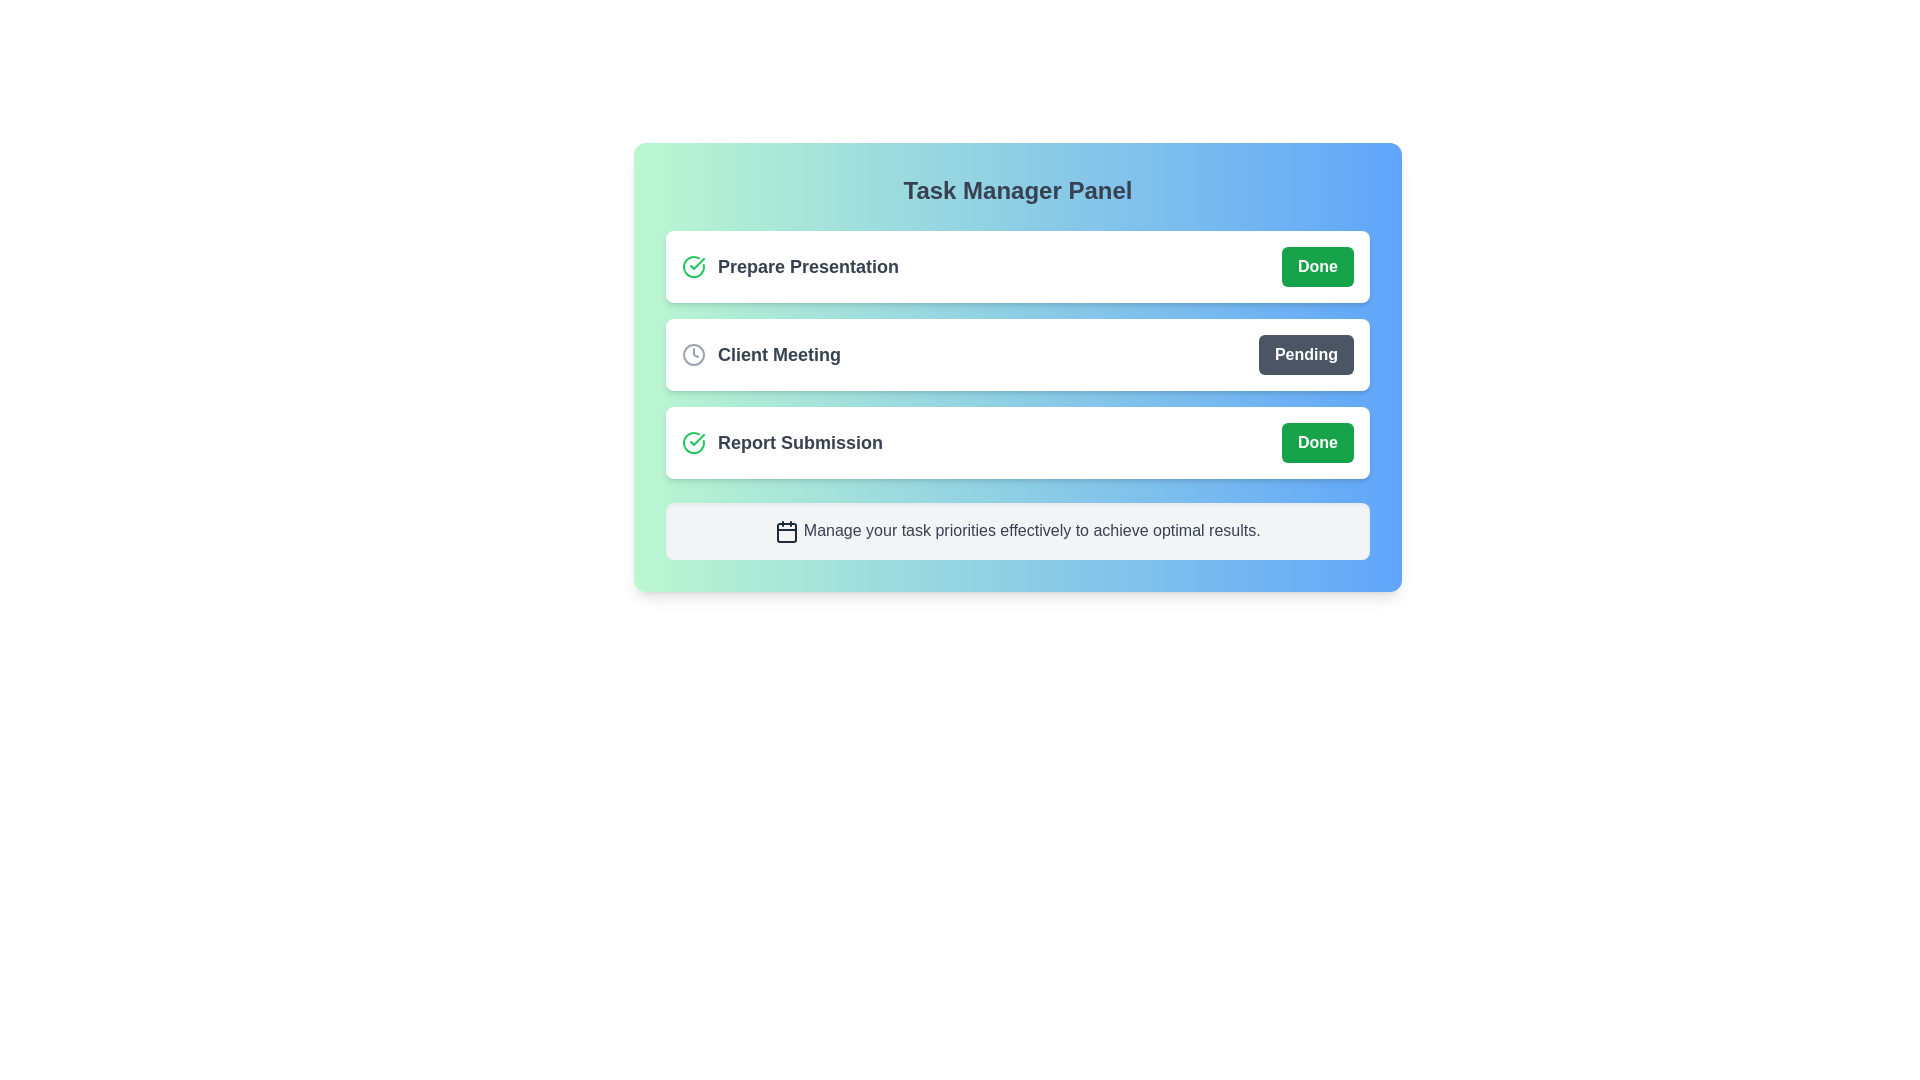  What do you see at coordinates (1318, 442) in the screenshot?
I see `the button corresponding to the task Report Submission to toggle its status` at bounding box center [1318, 442].